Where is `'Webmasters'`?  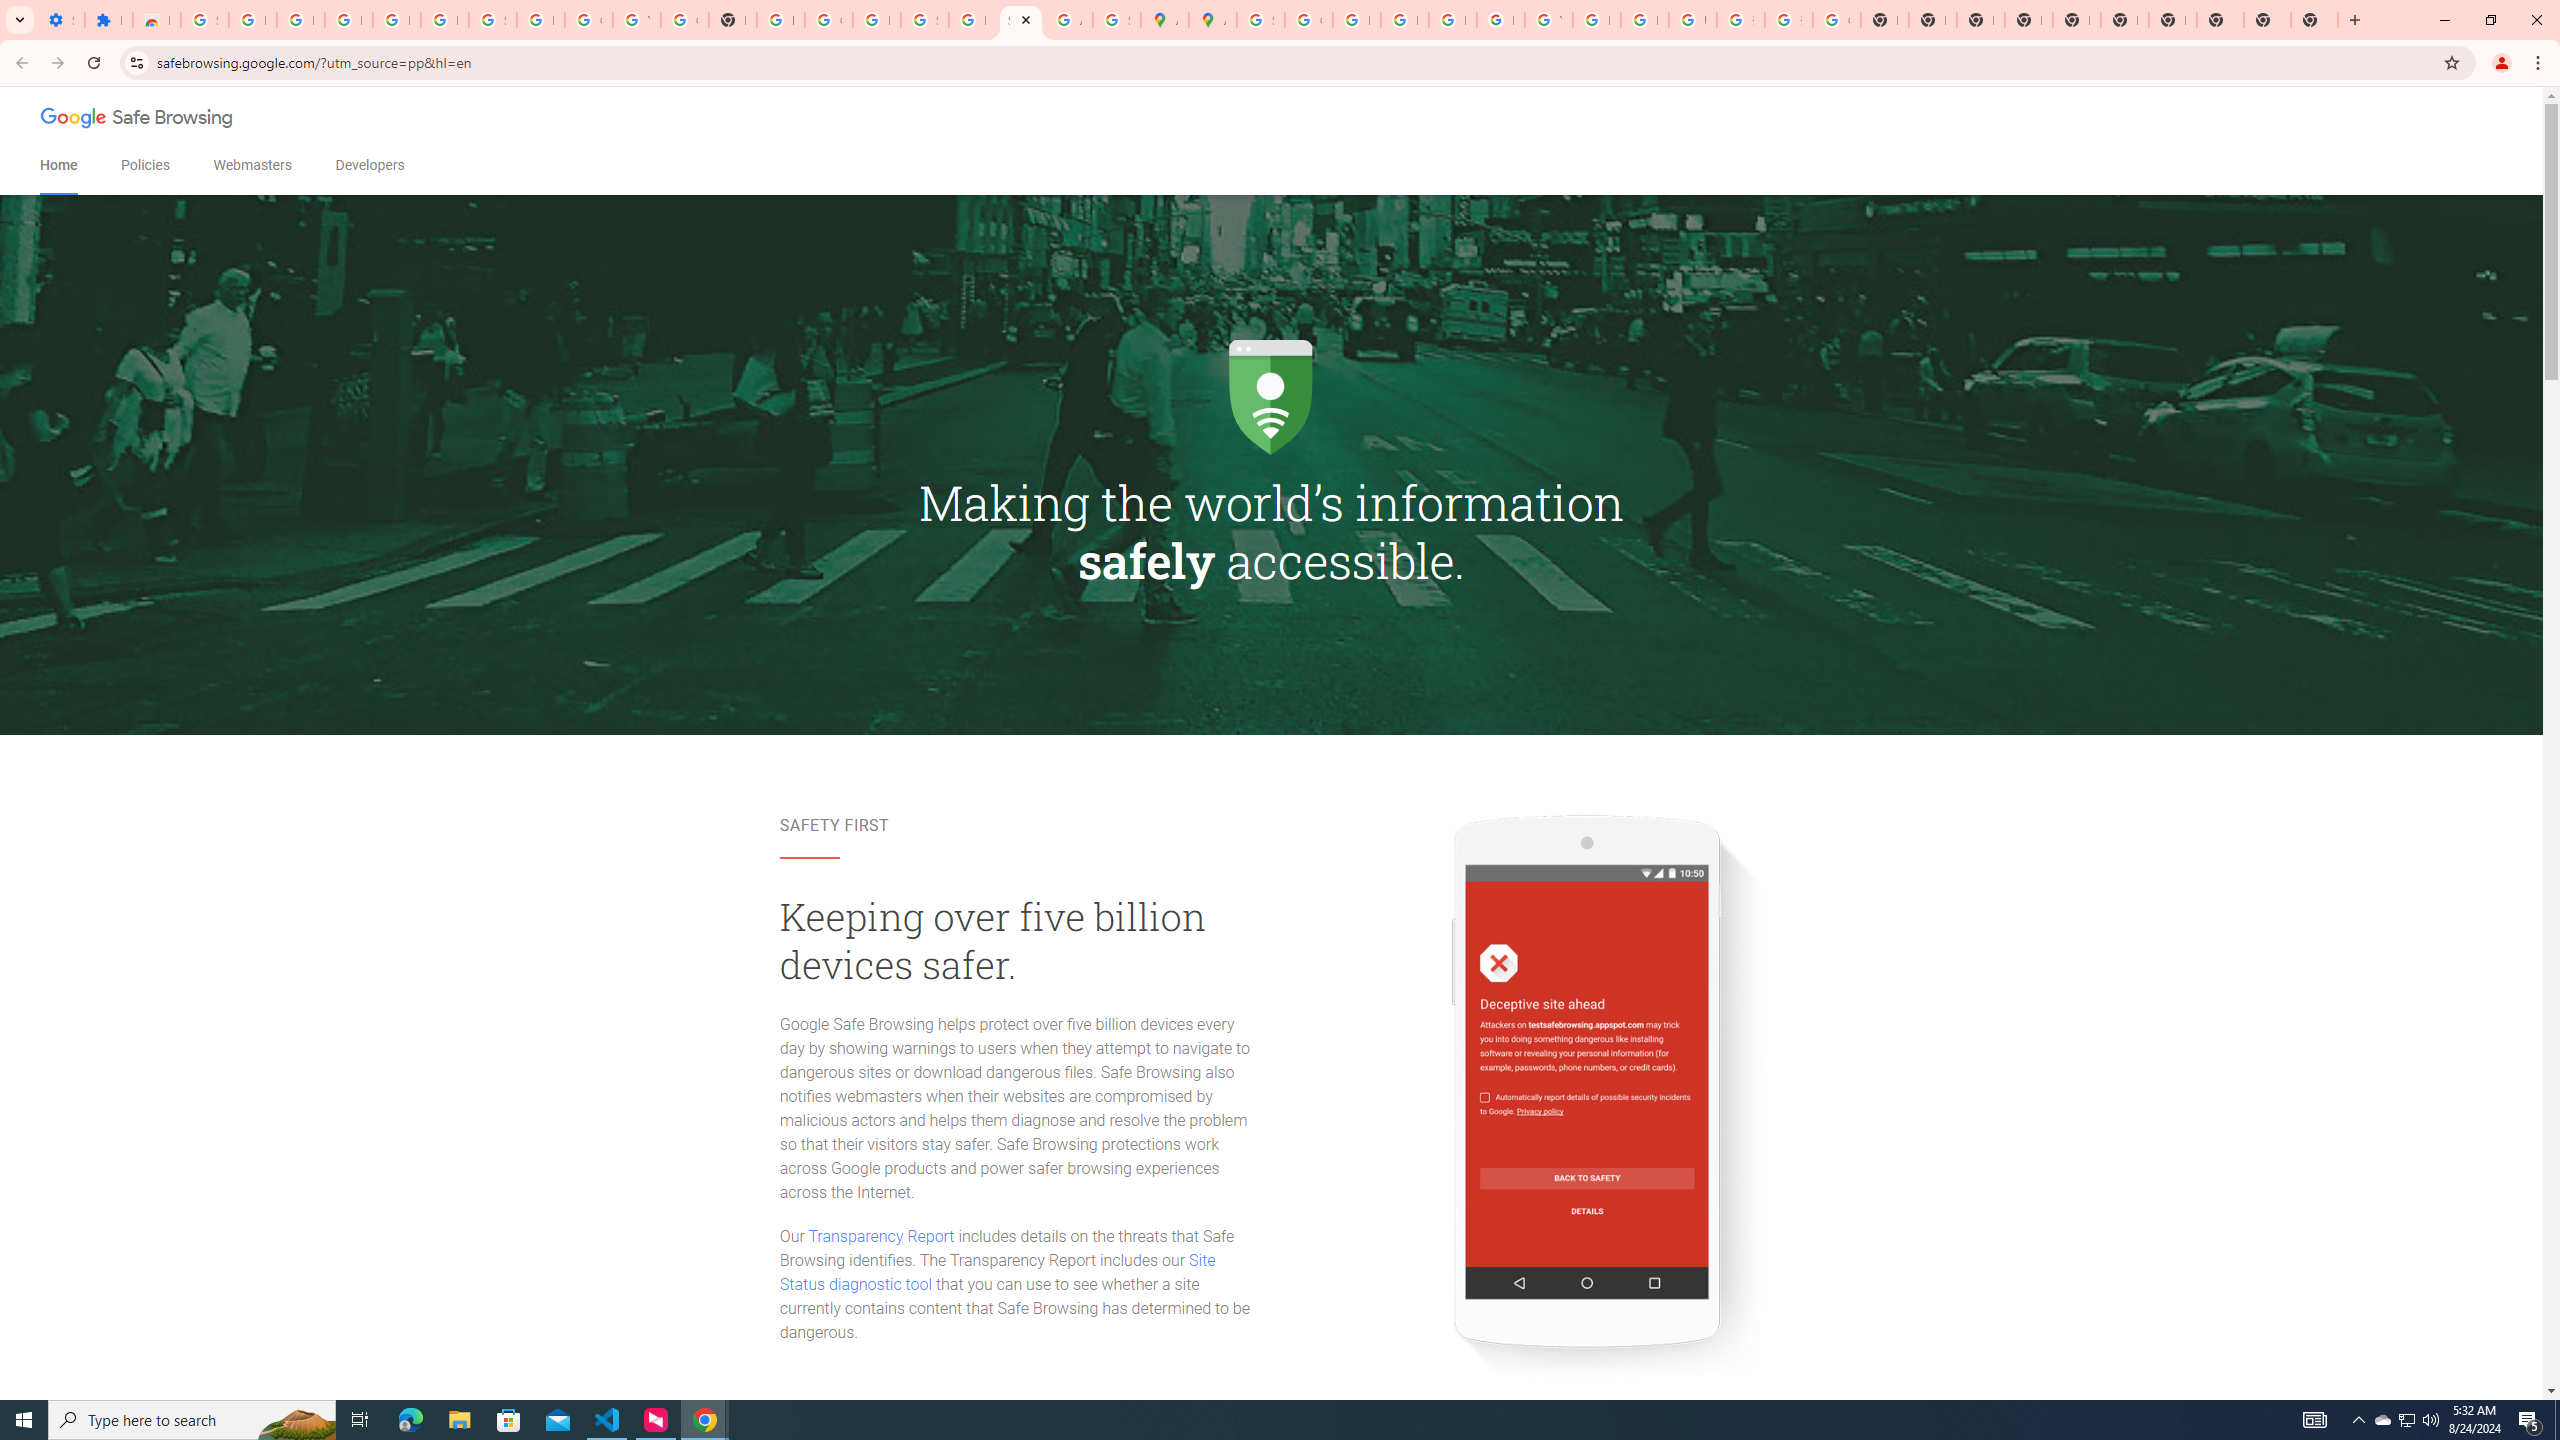
'Webmasters' is located at coordinates (252, 165).